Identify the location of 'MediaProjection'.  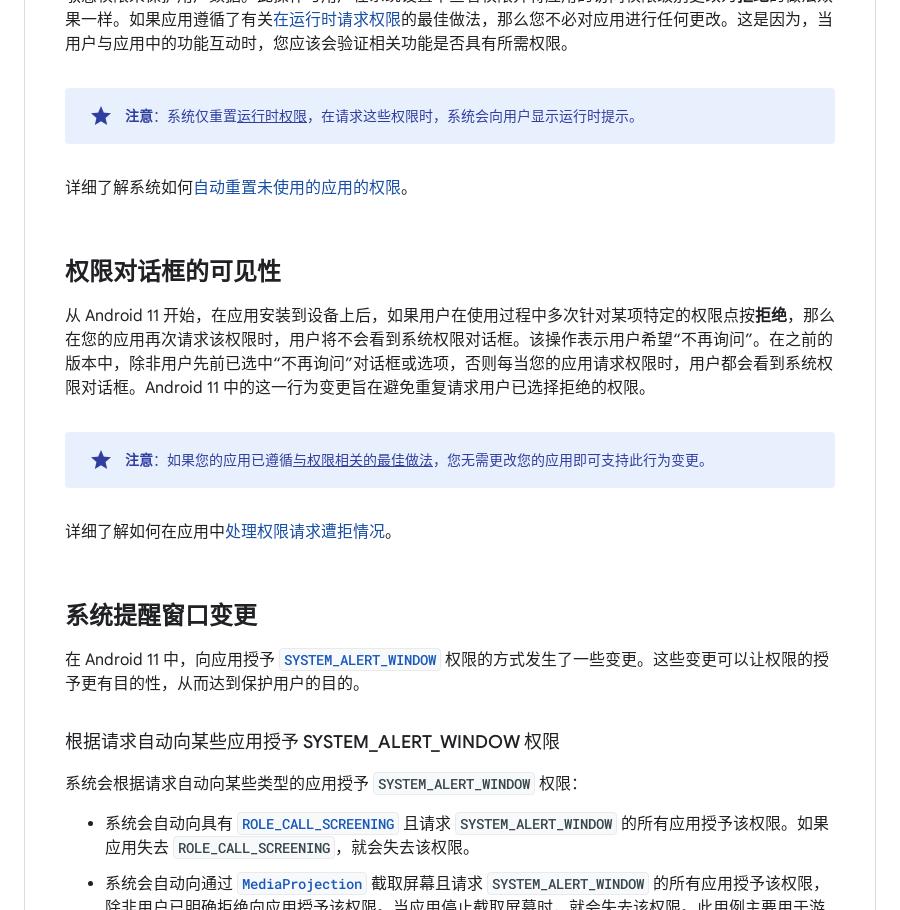
(301, 883).